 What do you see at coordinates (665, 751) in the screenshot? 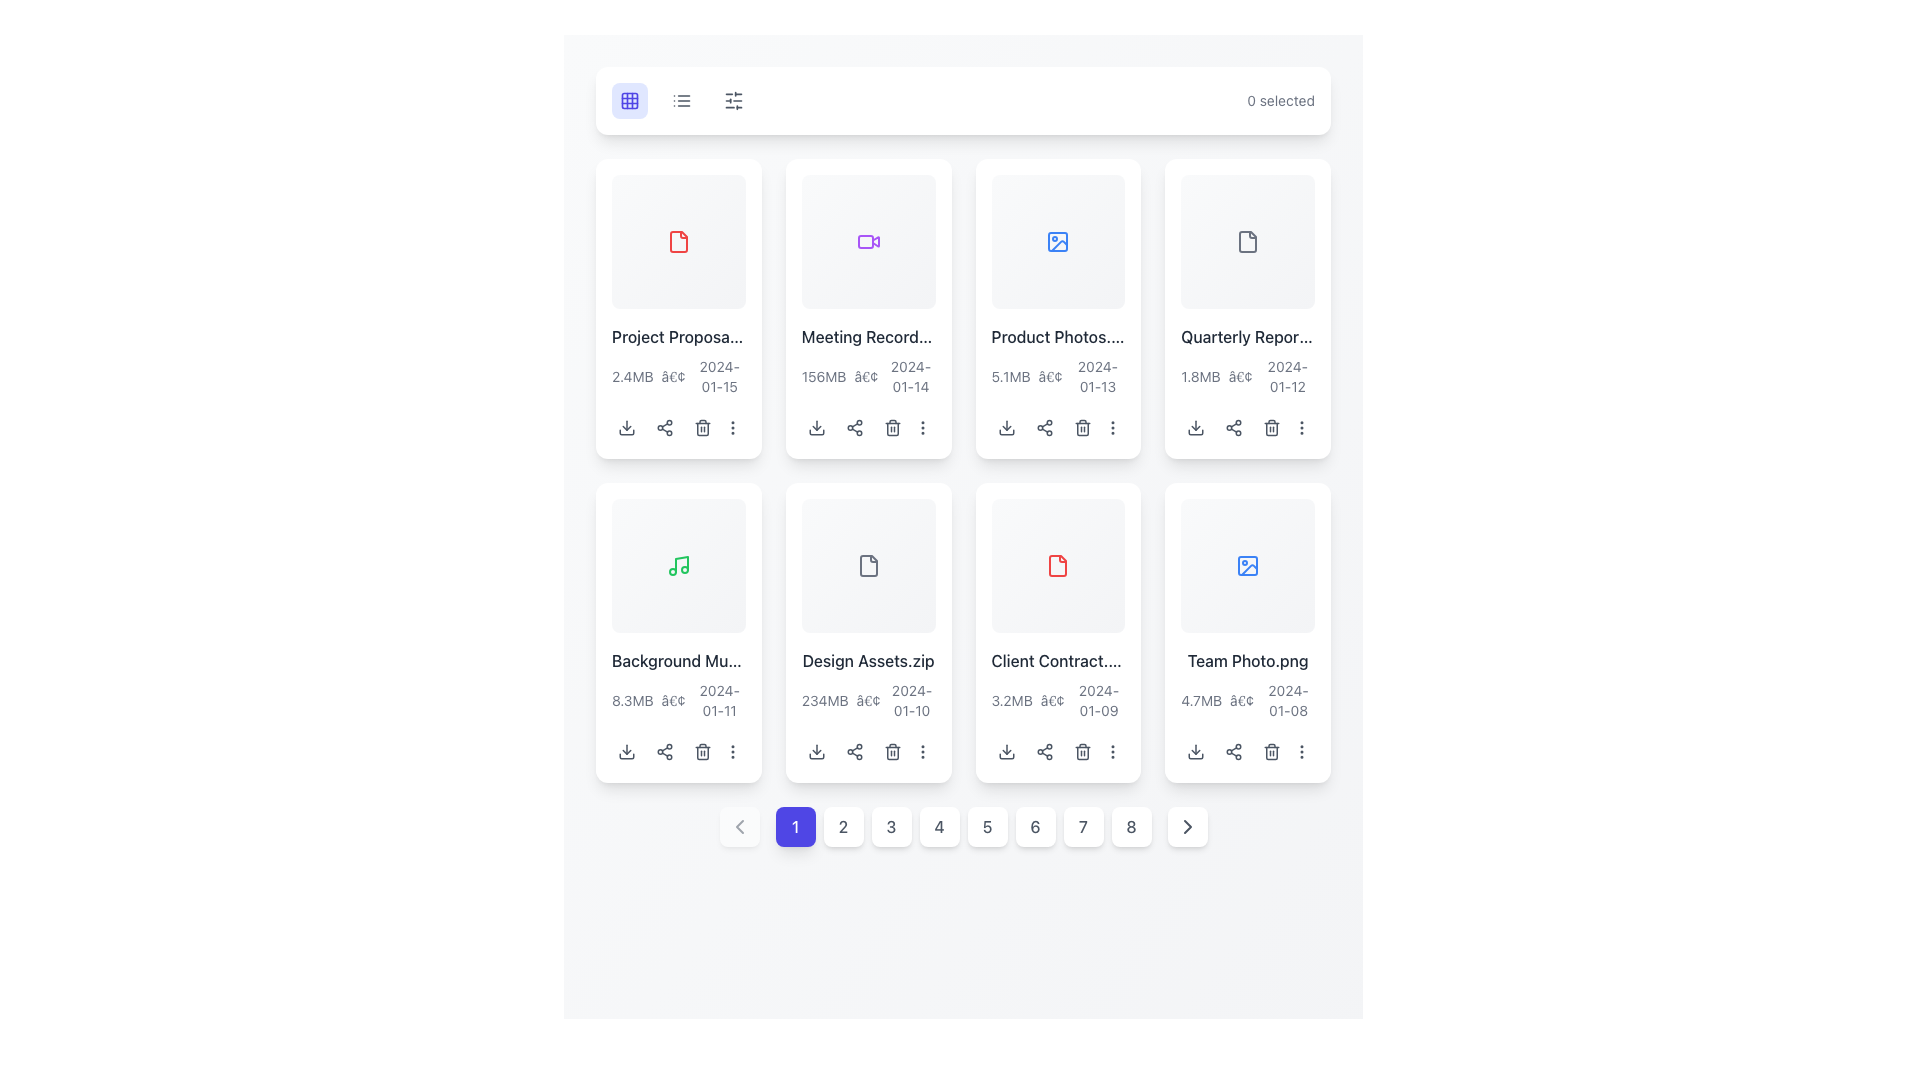
I see `the share icon button, which is visually represented by three interconnected circles forming a triangular pattern, located in the 'Background Music' card among the functional icons` at bounding box center [665, 751].